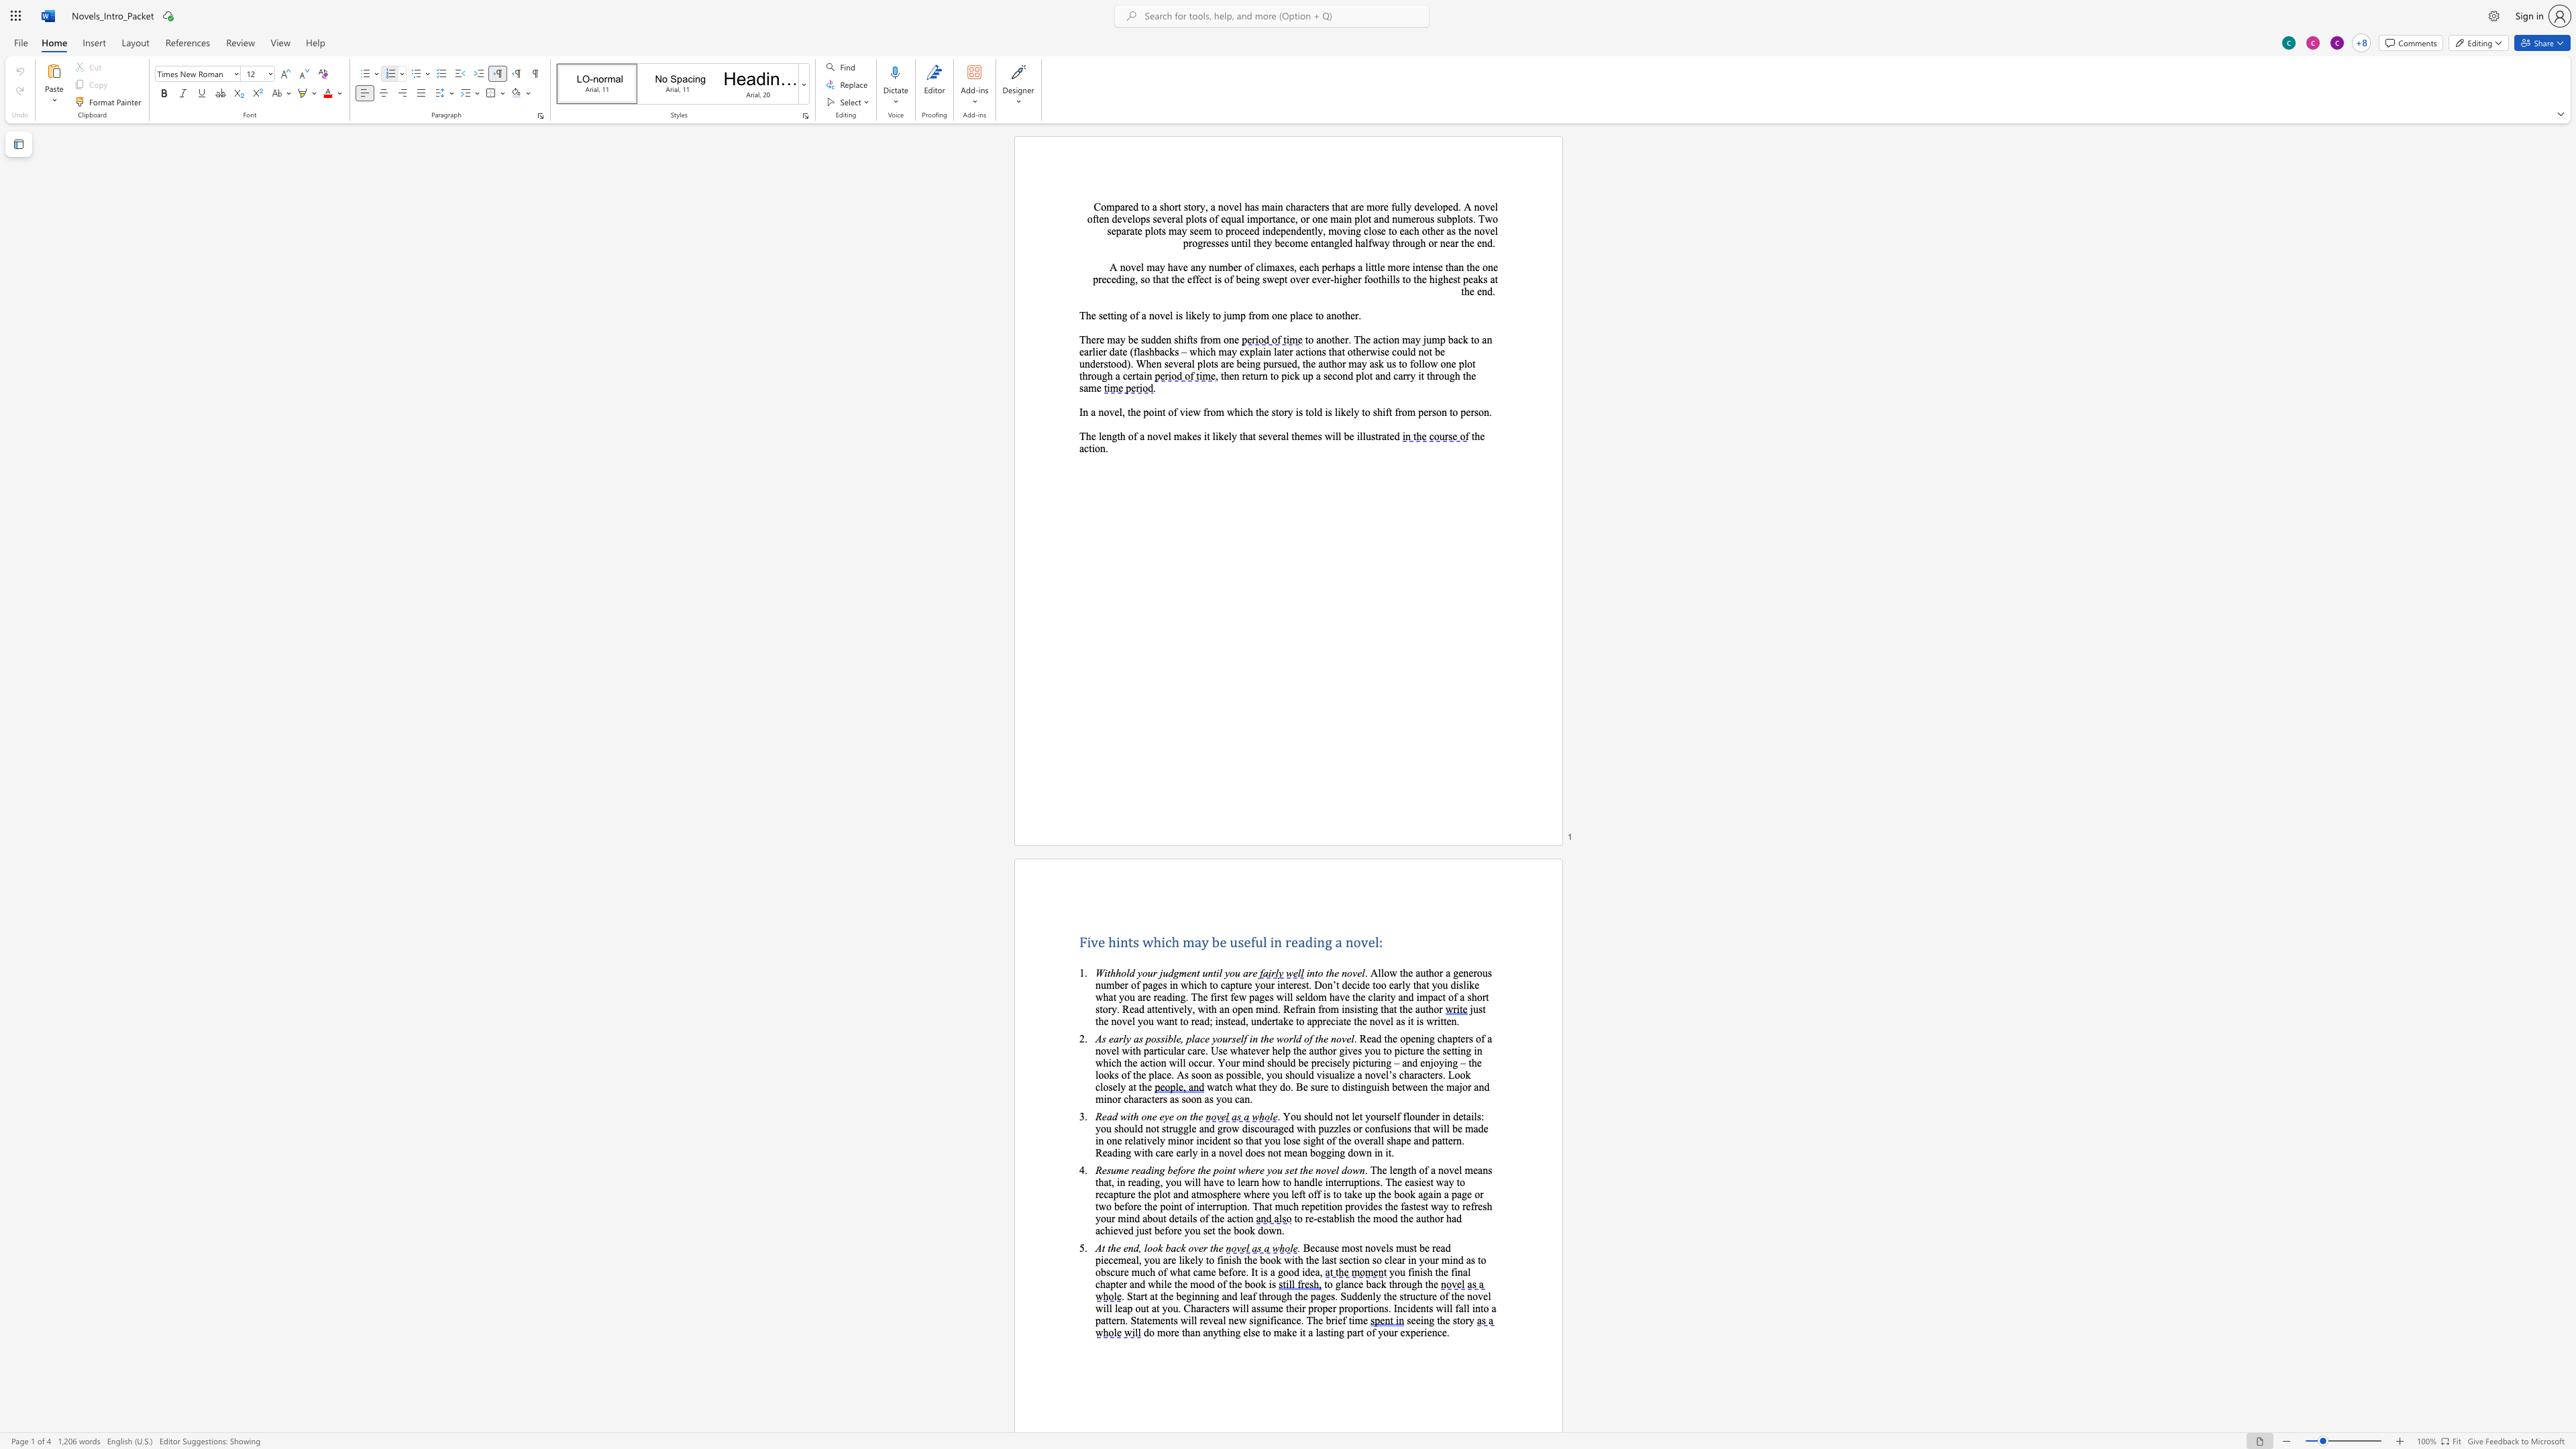  What do you see at coordinates (1234, 1218) in the screenshot?
I see `the space between the continuous character "c" and "t" in the text` at bounding box center [1234, 1218].